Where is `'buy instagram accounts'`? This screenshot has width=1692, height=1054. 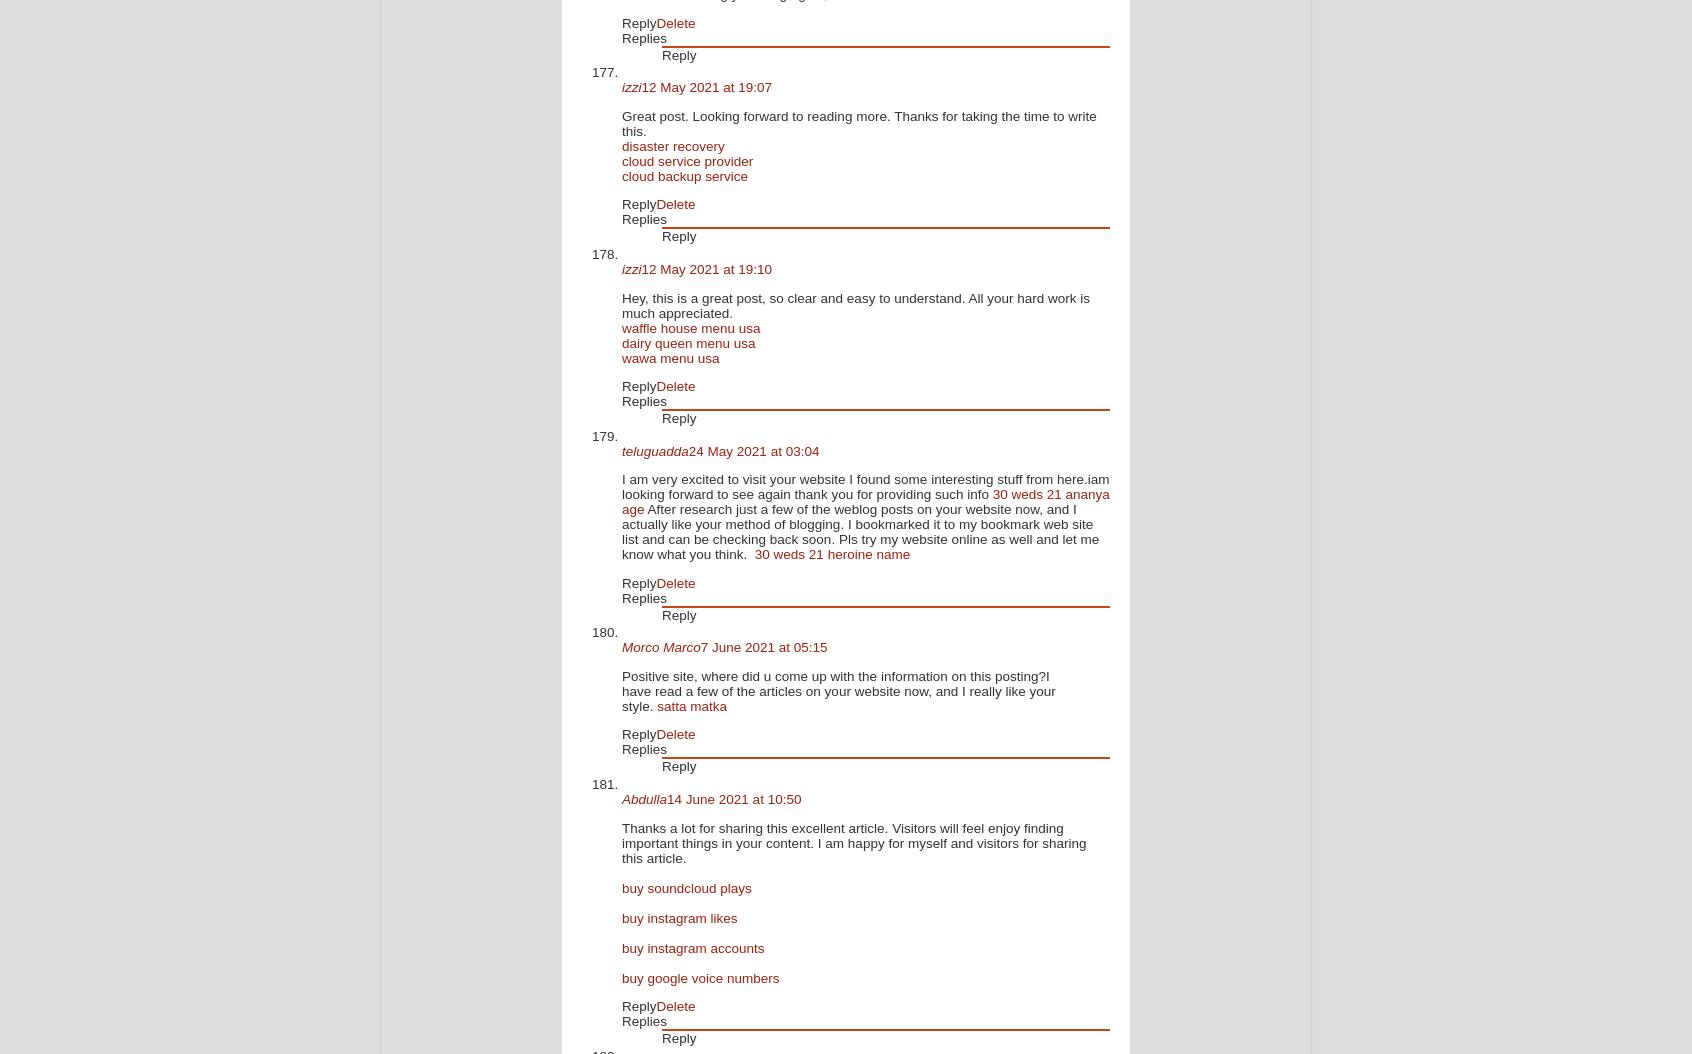 'buy instagram accounts' is located at coordinates (620, 946).